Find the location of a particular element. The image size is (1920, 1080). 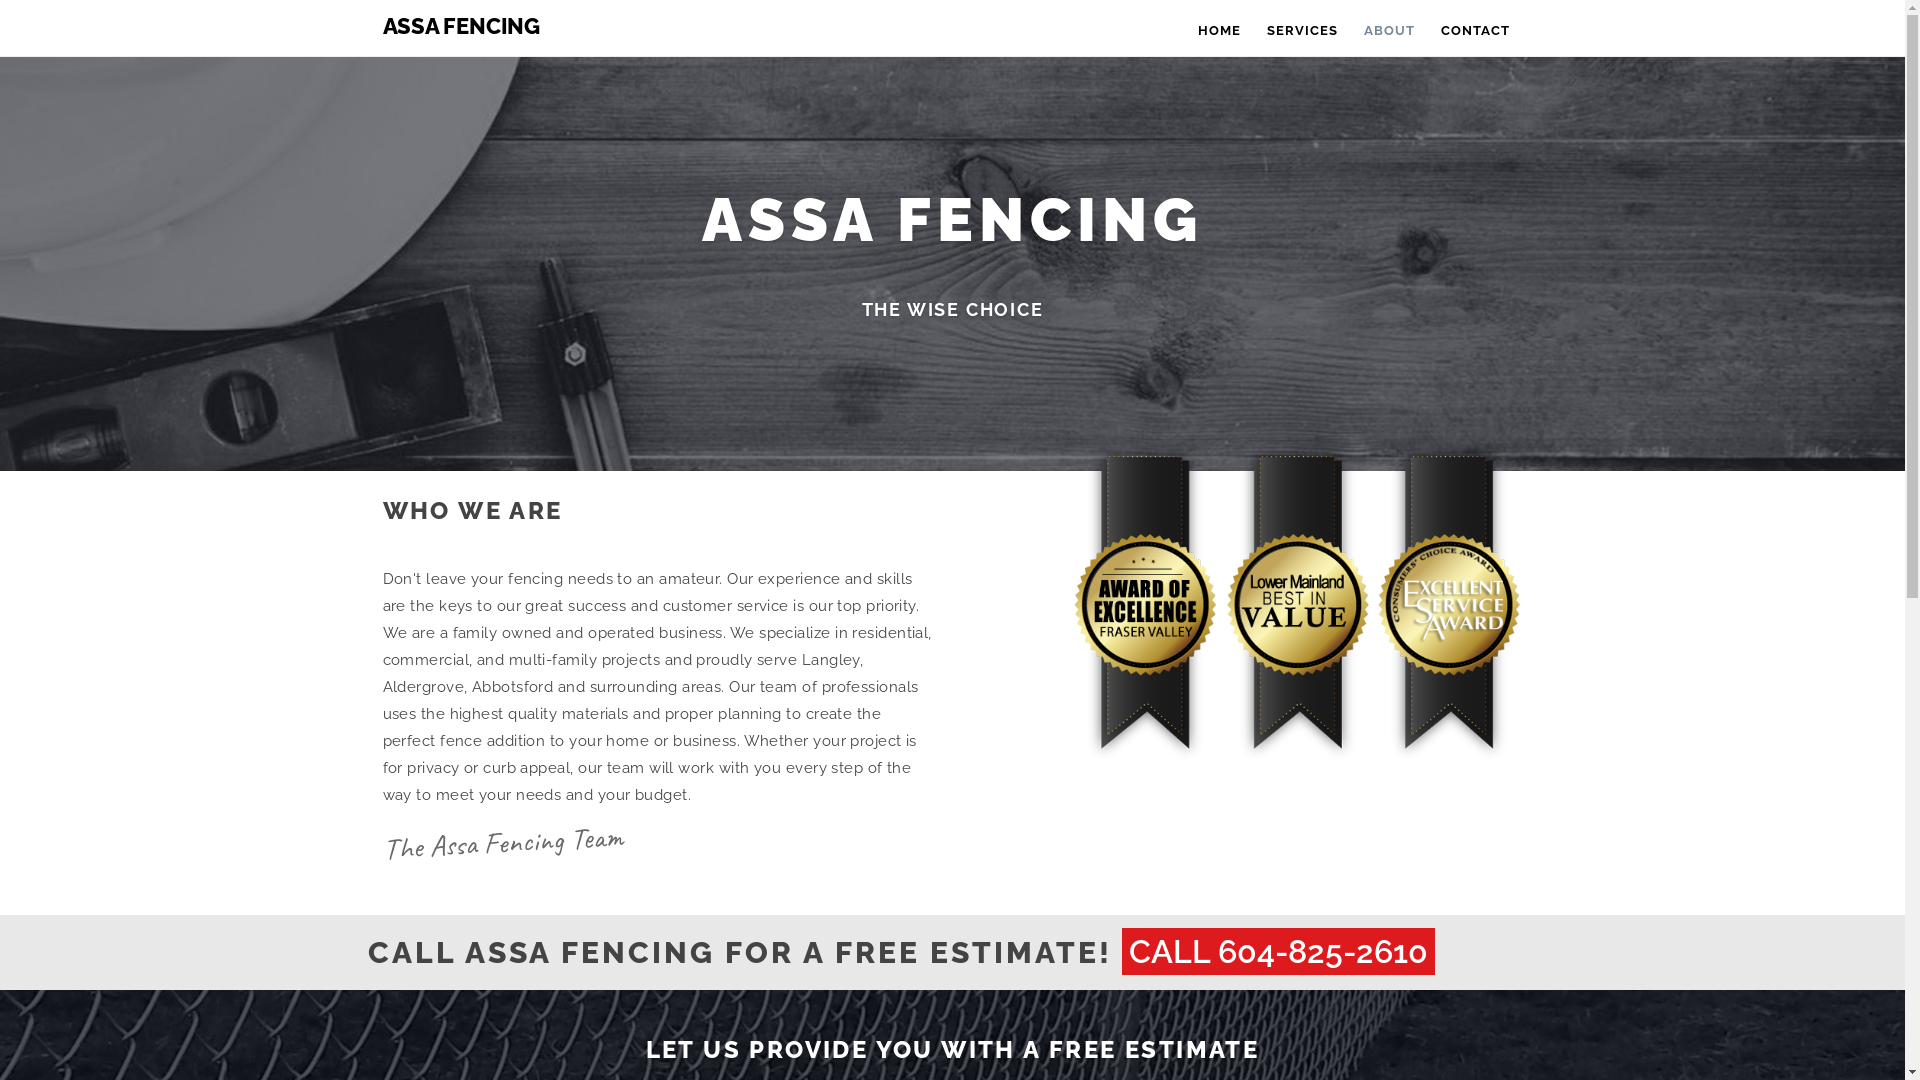

'HOME' is located at coordinates (1217, 27).